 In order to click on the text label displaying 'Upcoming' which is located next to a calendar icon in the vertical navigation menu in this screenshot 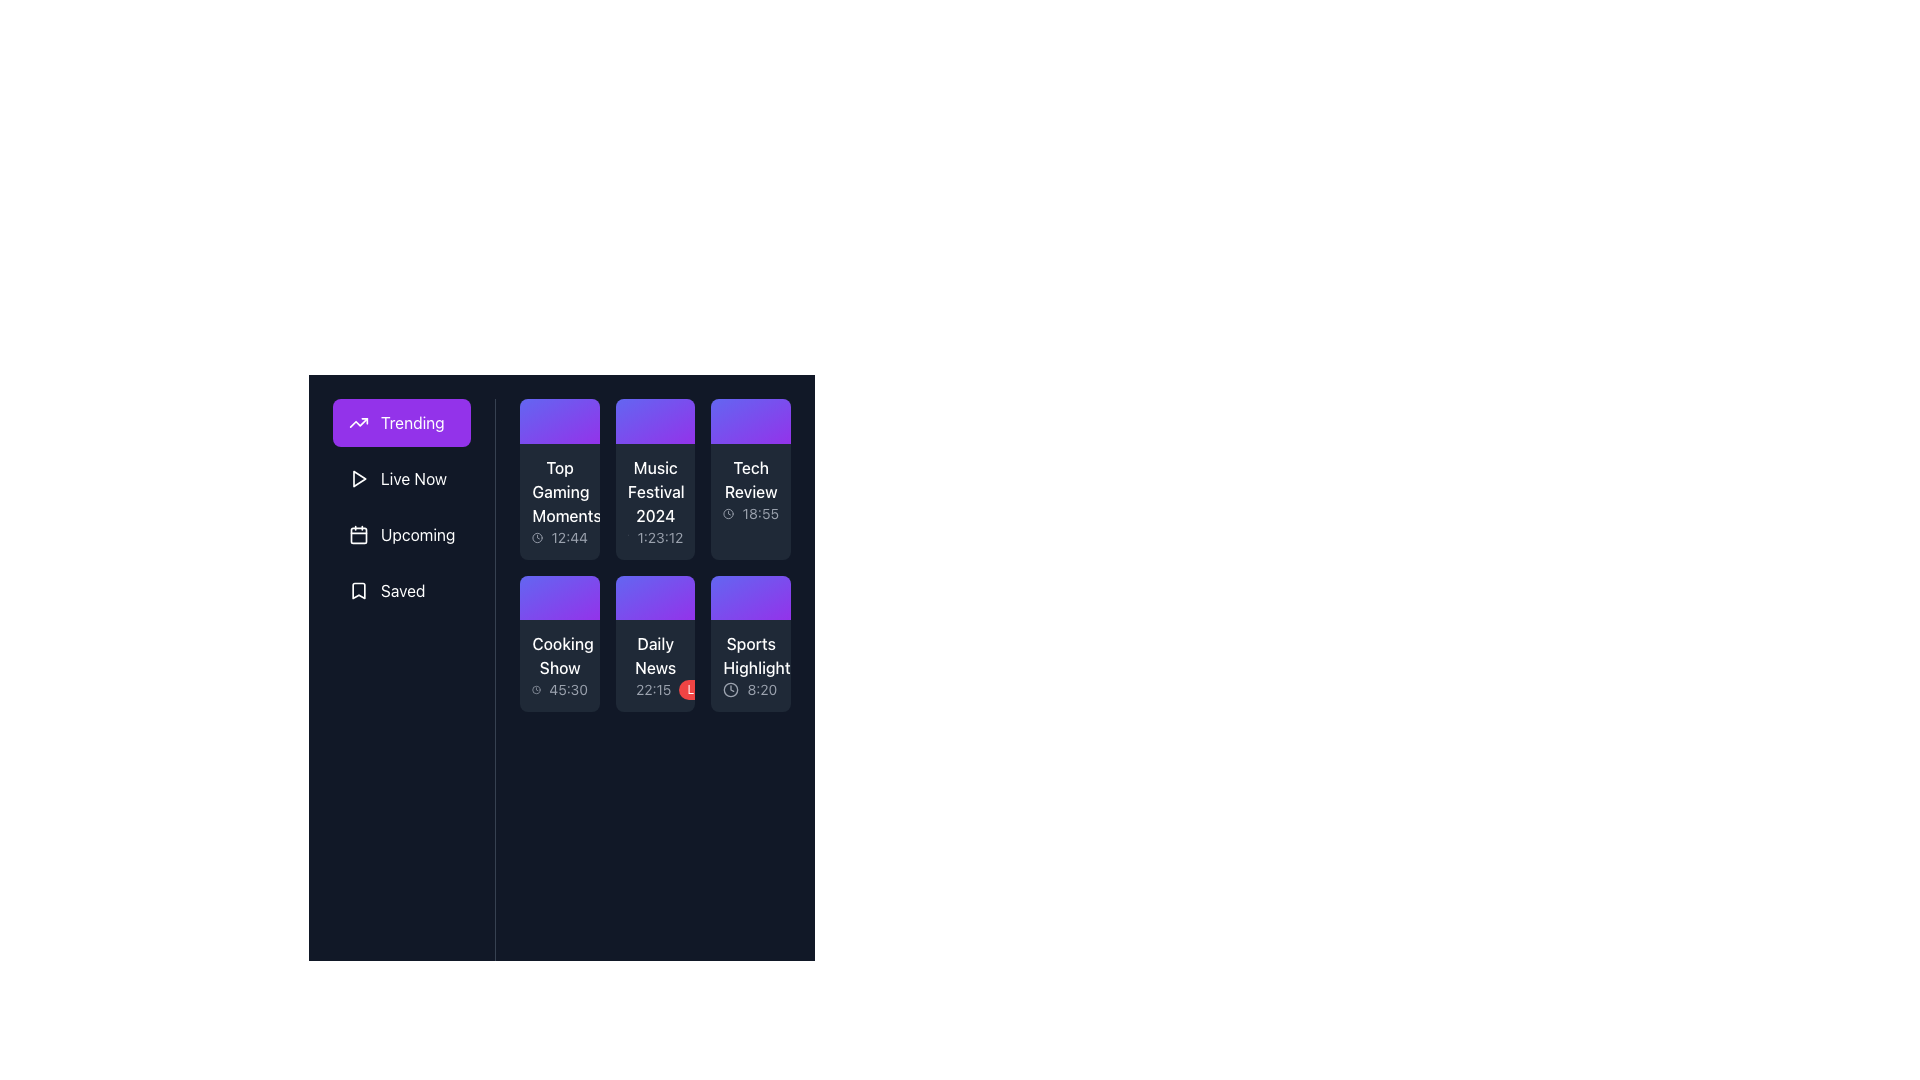, I will do `click(417, 534)`.